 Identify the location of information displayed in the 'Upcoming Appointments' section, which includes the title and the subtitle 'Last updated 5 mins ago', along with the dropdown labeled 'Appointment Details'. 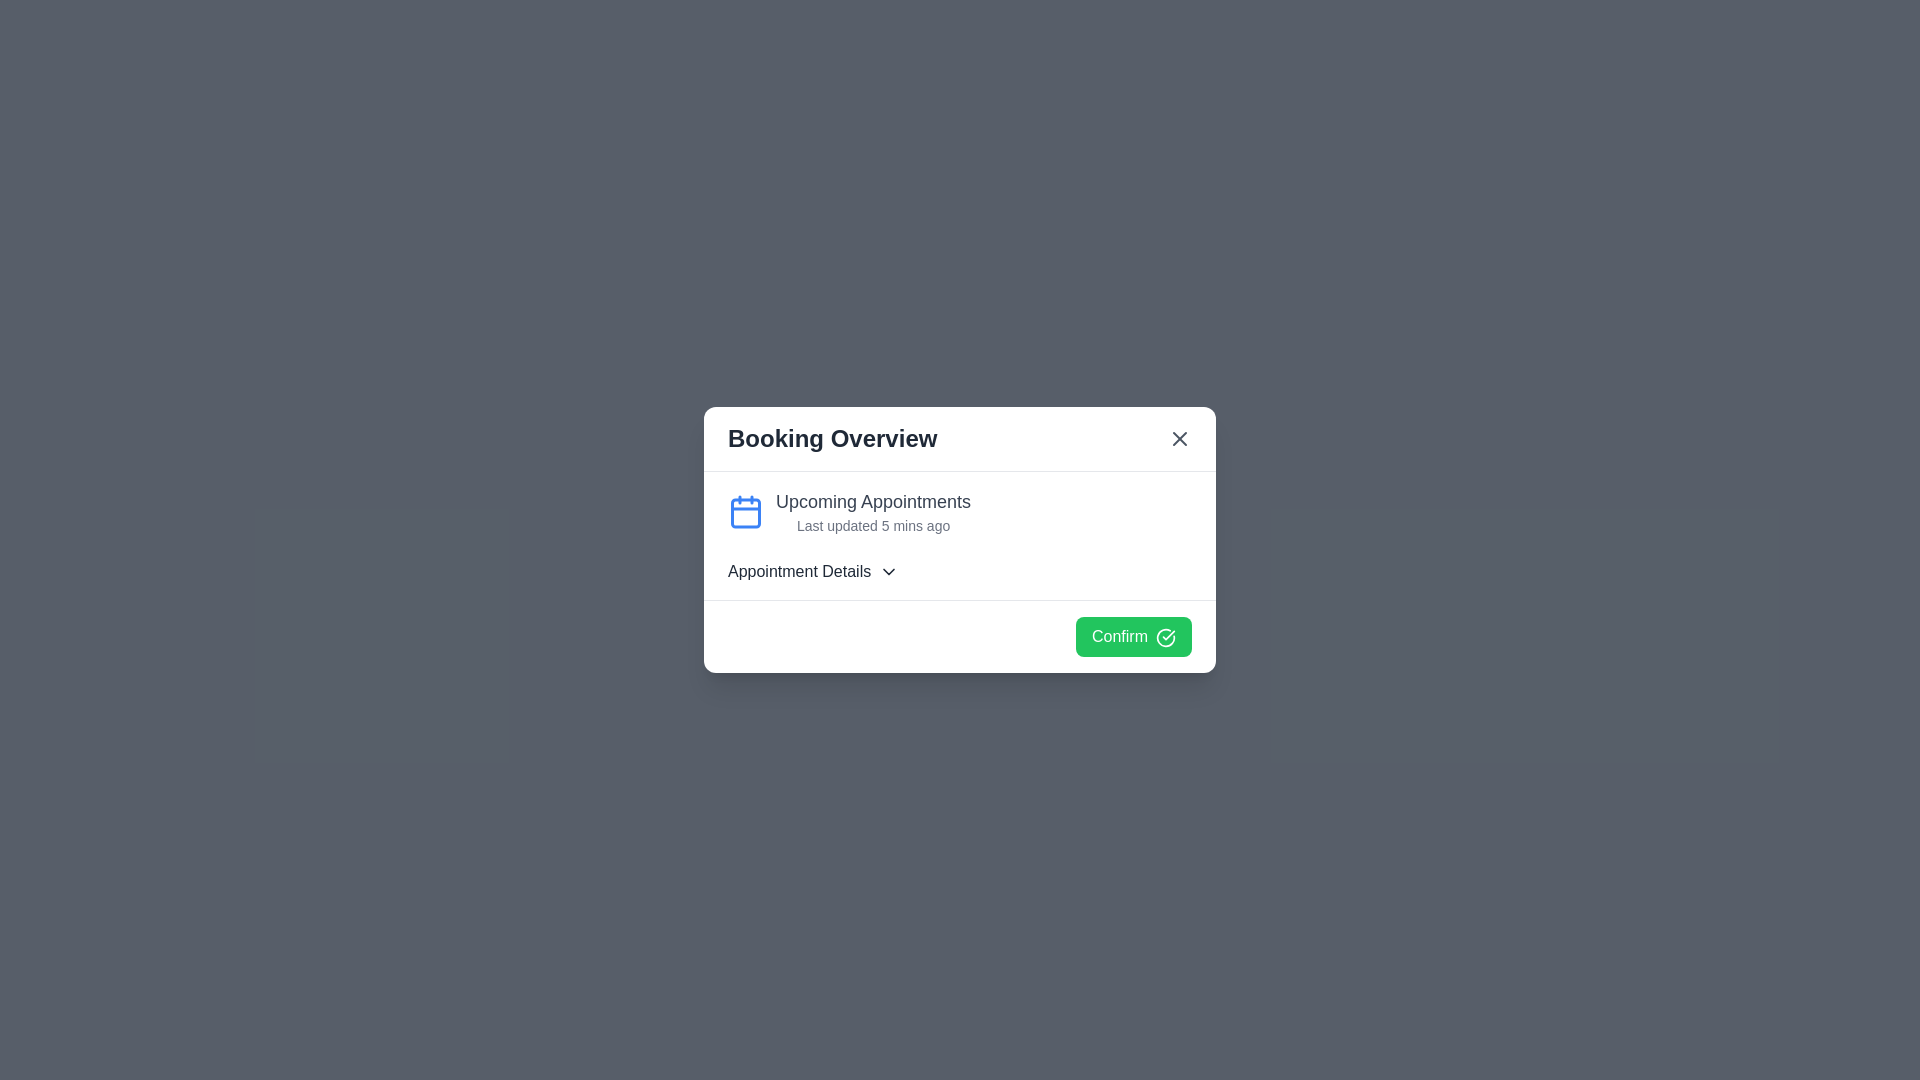
(960, 535).